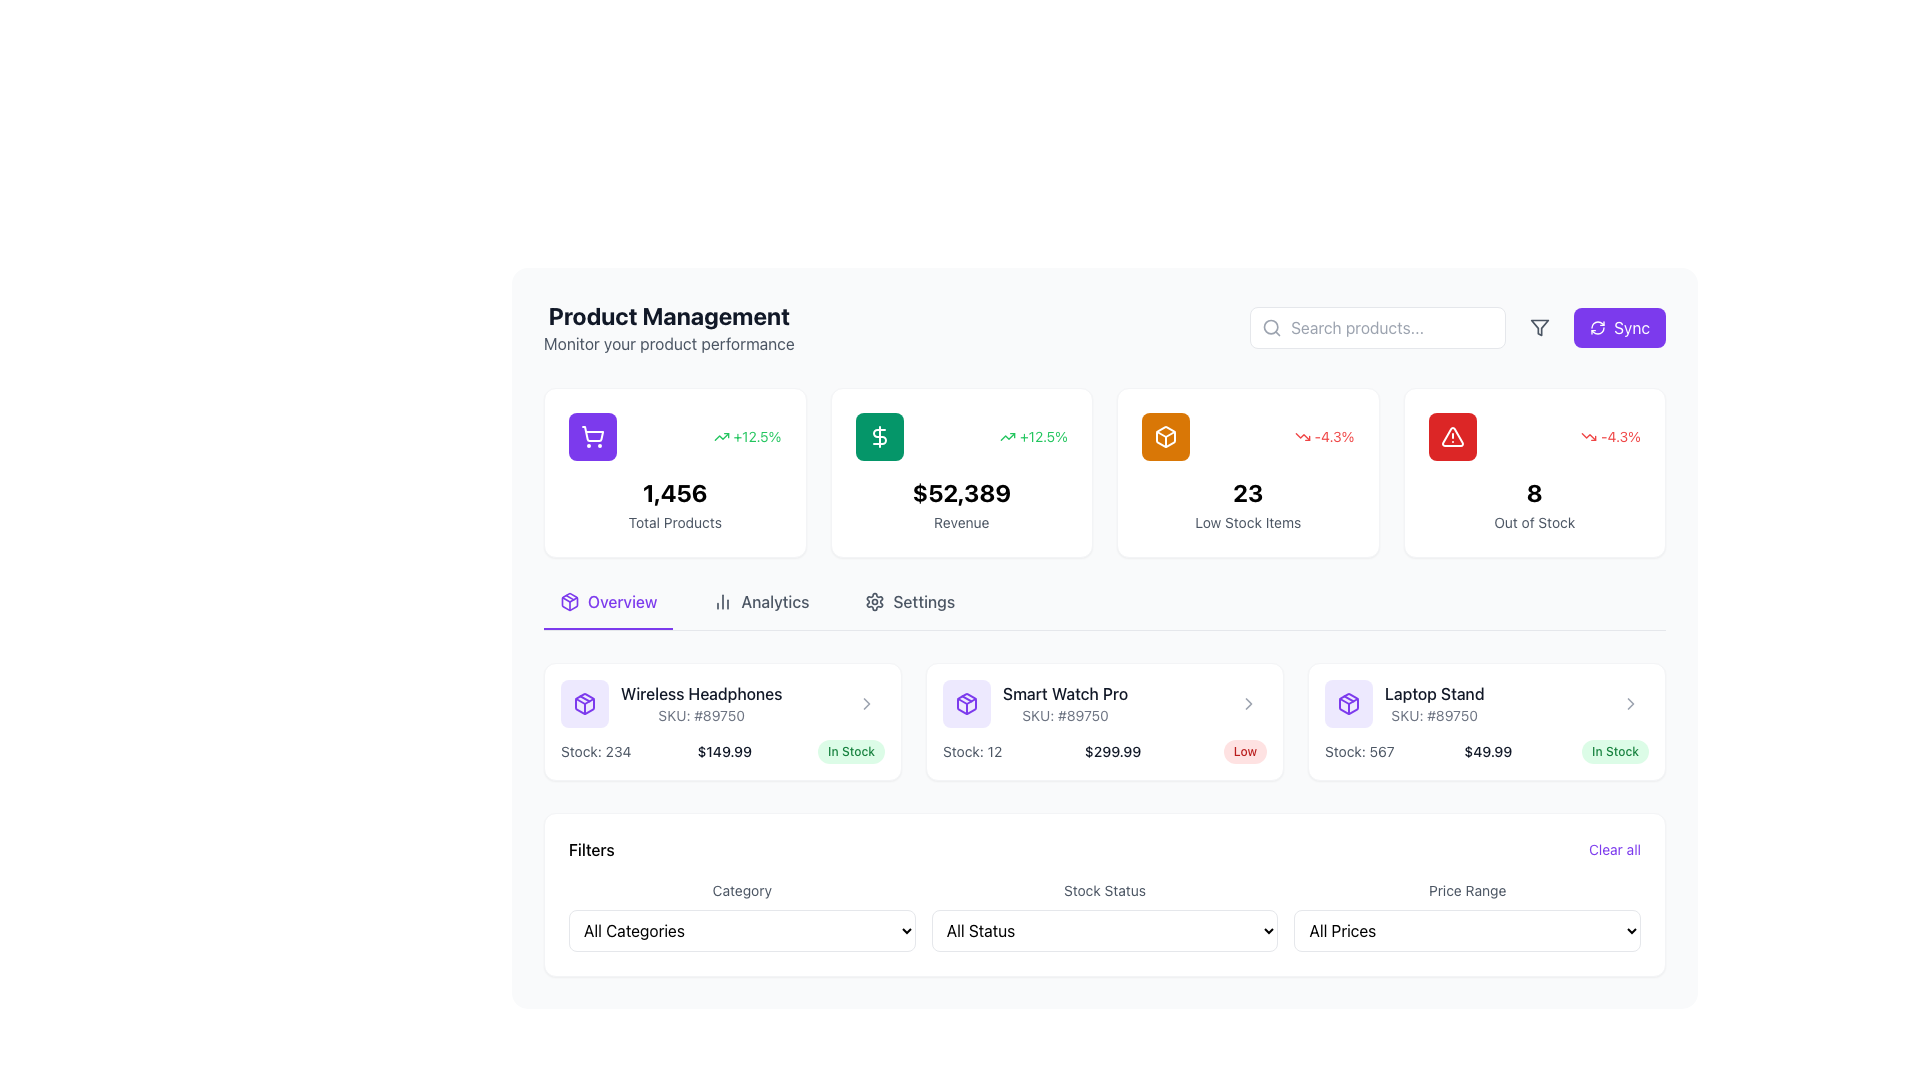  I want to click on the square icon with rounded corners featuring a light violet background and a violet outlined cube, located to the left of the 'Wireless Headphones SKU: #89750' description, so click(584, 703).